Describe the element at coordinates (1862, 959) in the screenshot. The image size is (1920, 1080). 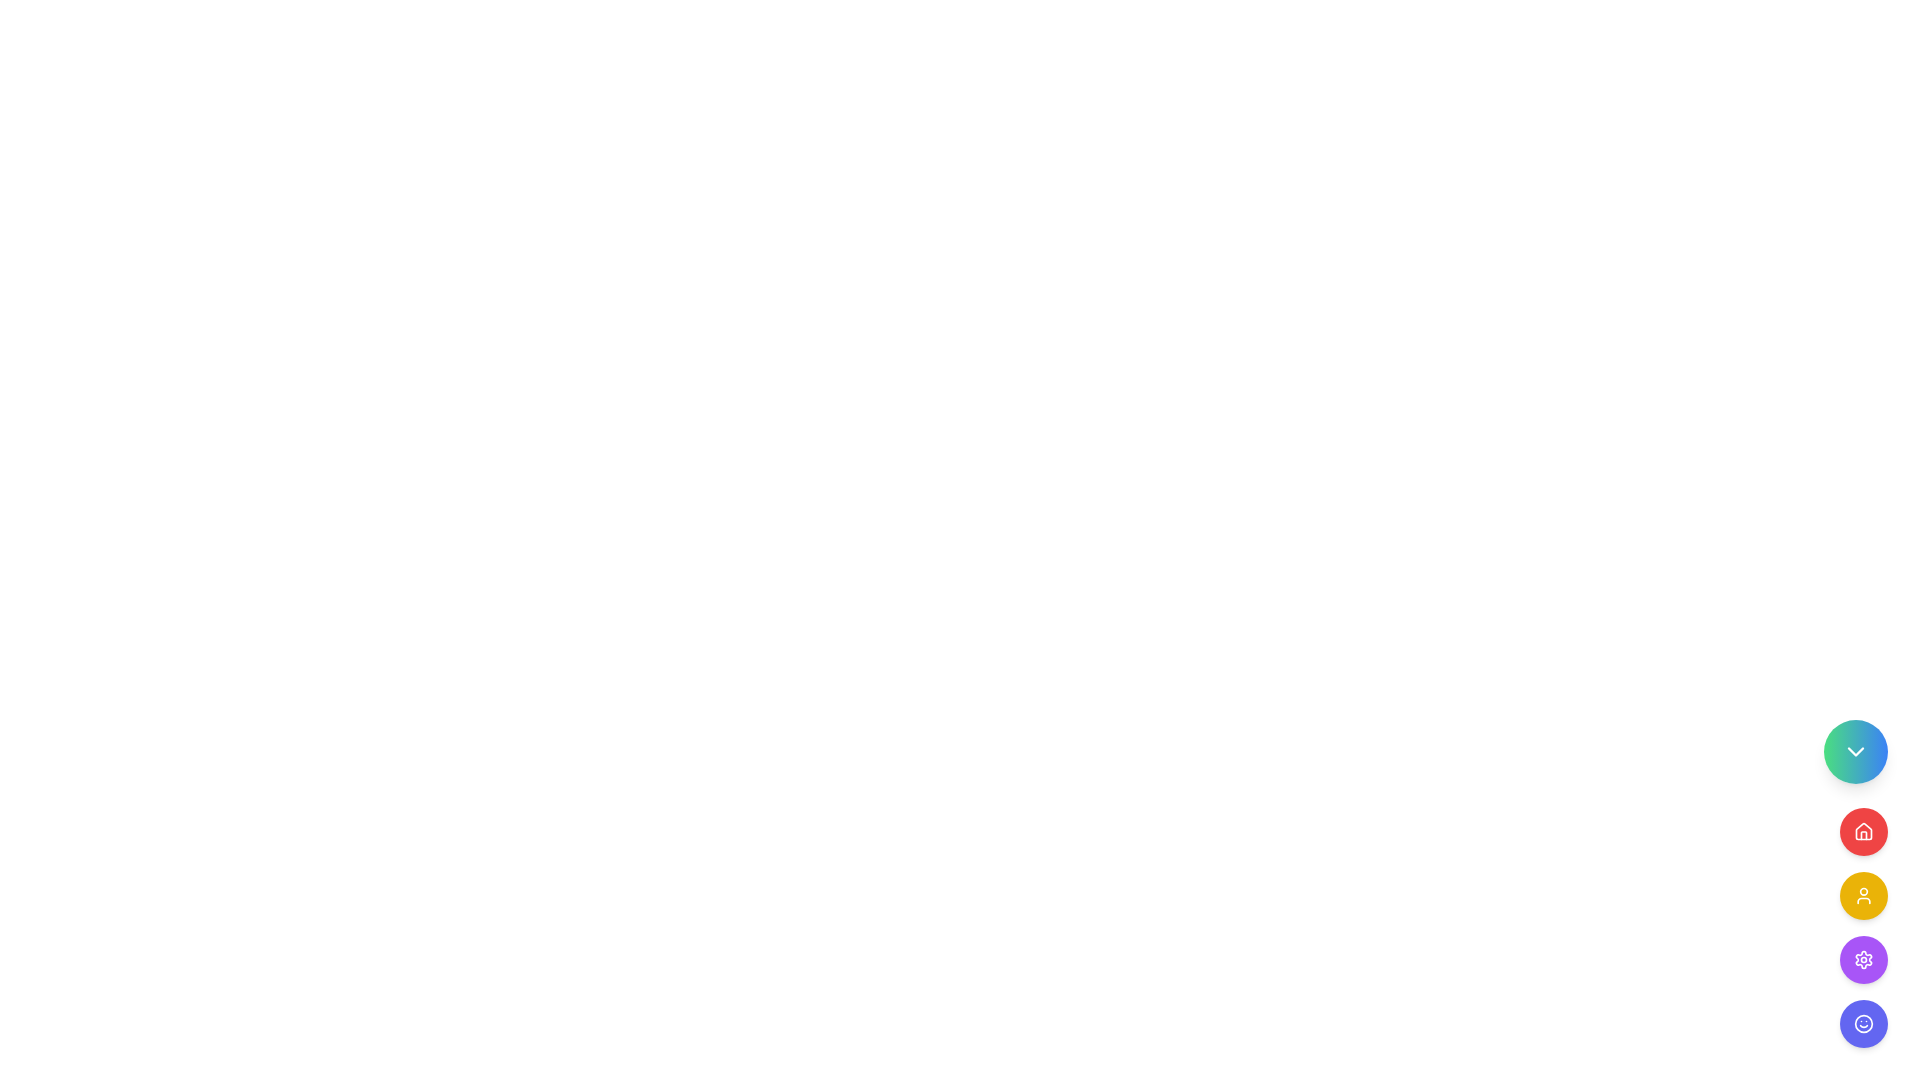
I see `the settings gear icon located in the middle-left of the vertical action menu` at that location.